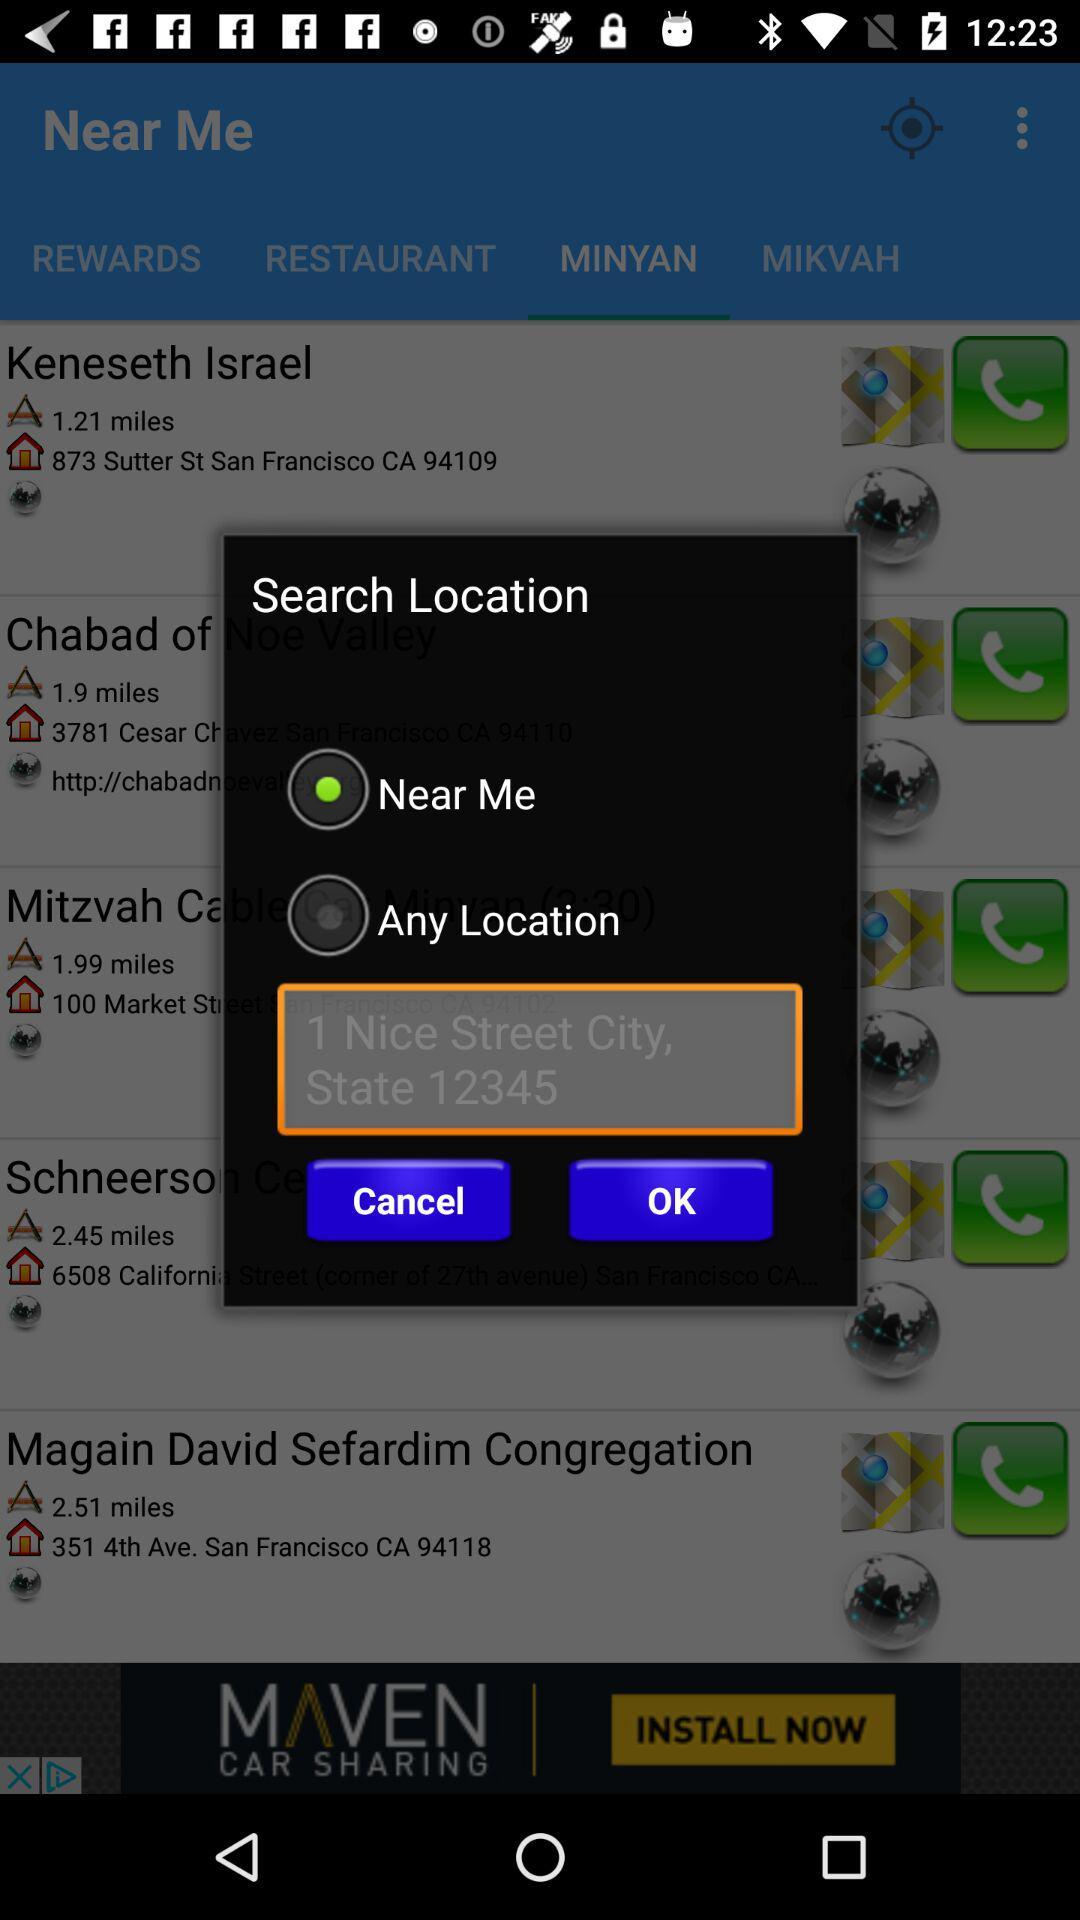 The height and width of the screenshot is (1920, 1080). What do you see at coordinates (671, 1200) in the screenshot?
I see `button to the right of the cancel button` at bounding box center [671, 1200].